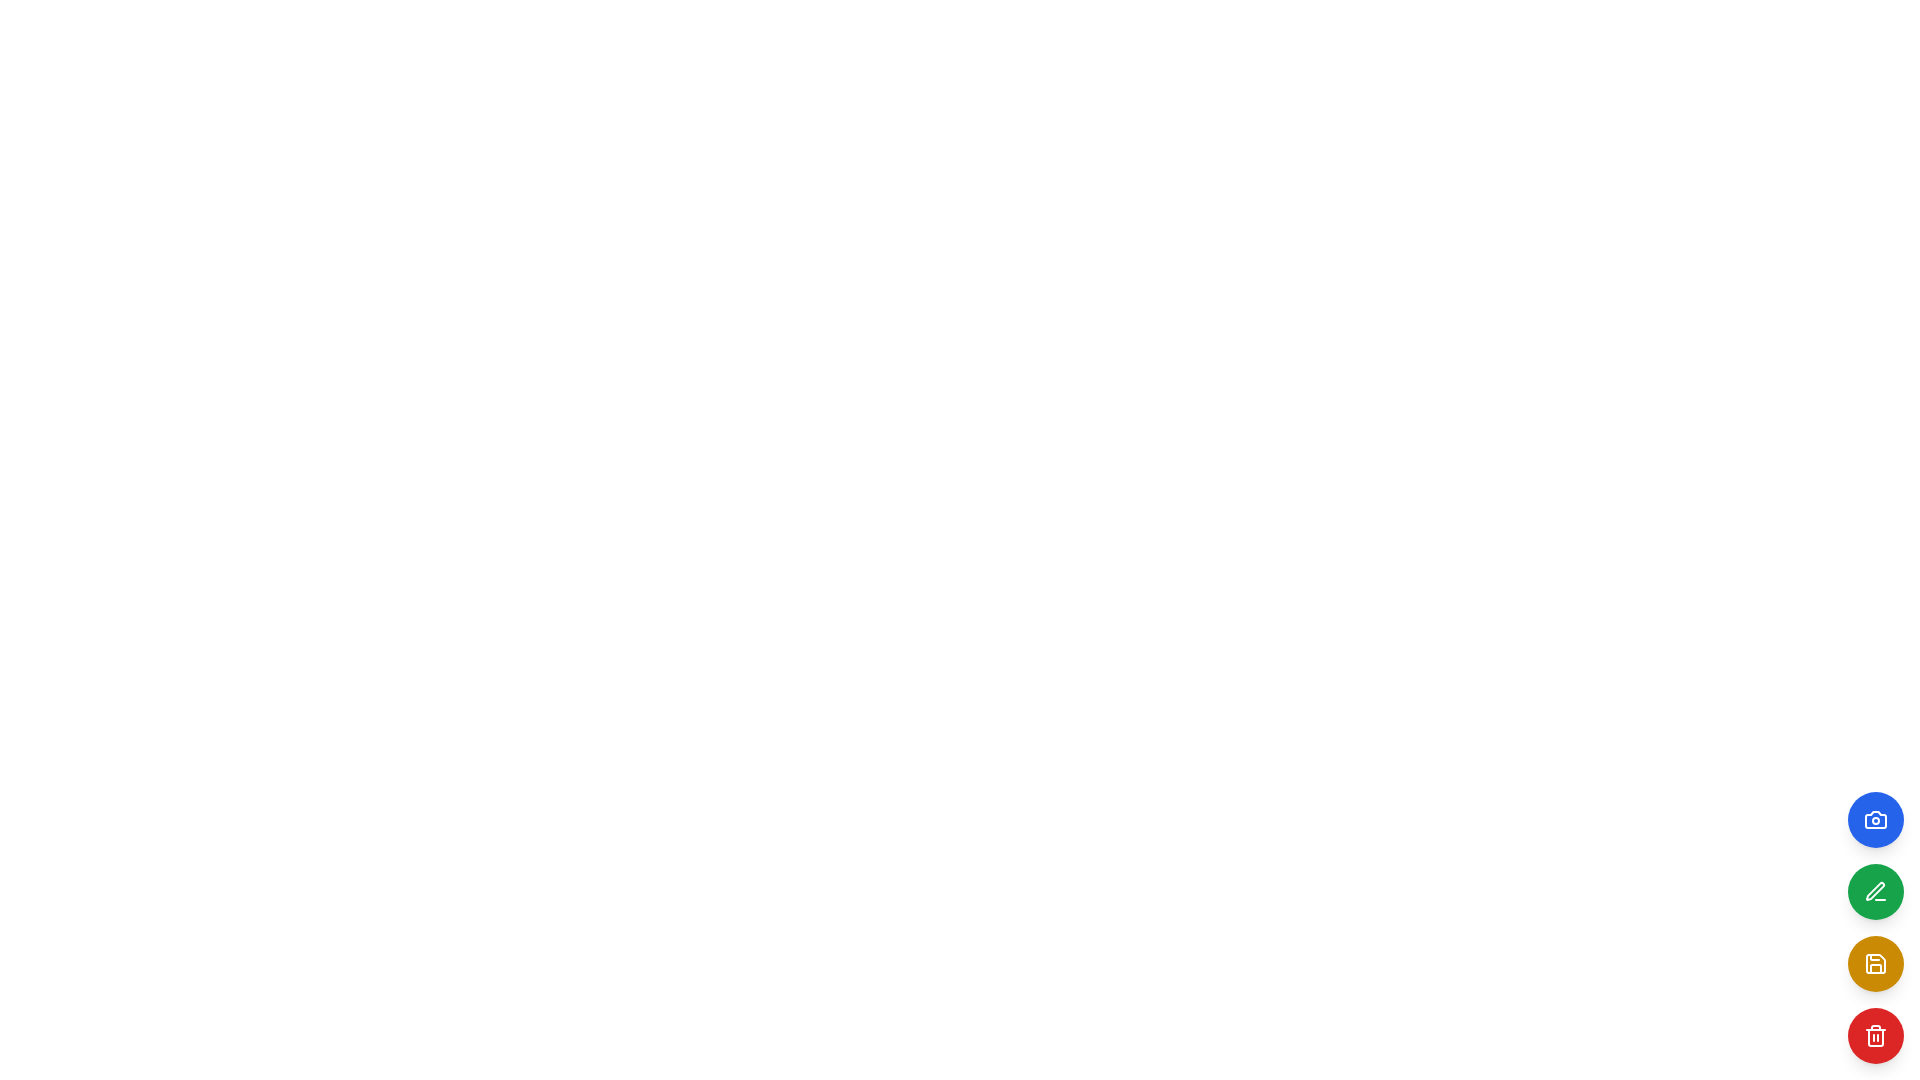 Image resolution: width=1920 pixels, height=1080 pixels. Describe the element at coordinates (1875, 963) in the screenshot. I see `the save button located at the bottom-right corner of the interface` at that location.